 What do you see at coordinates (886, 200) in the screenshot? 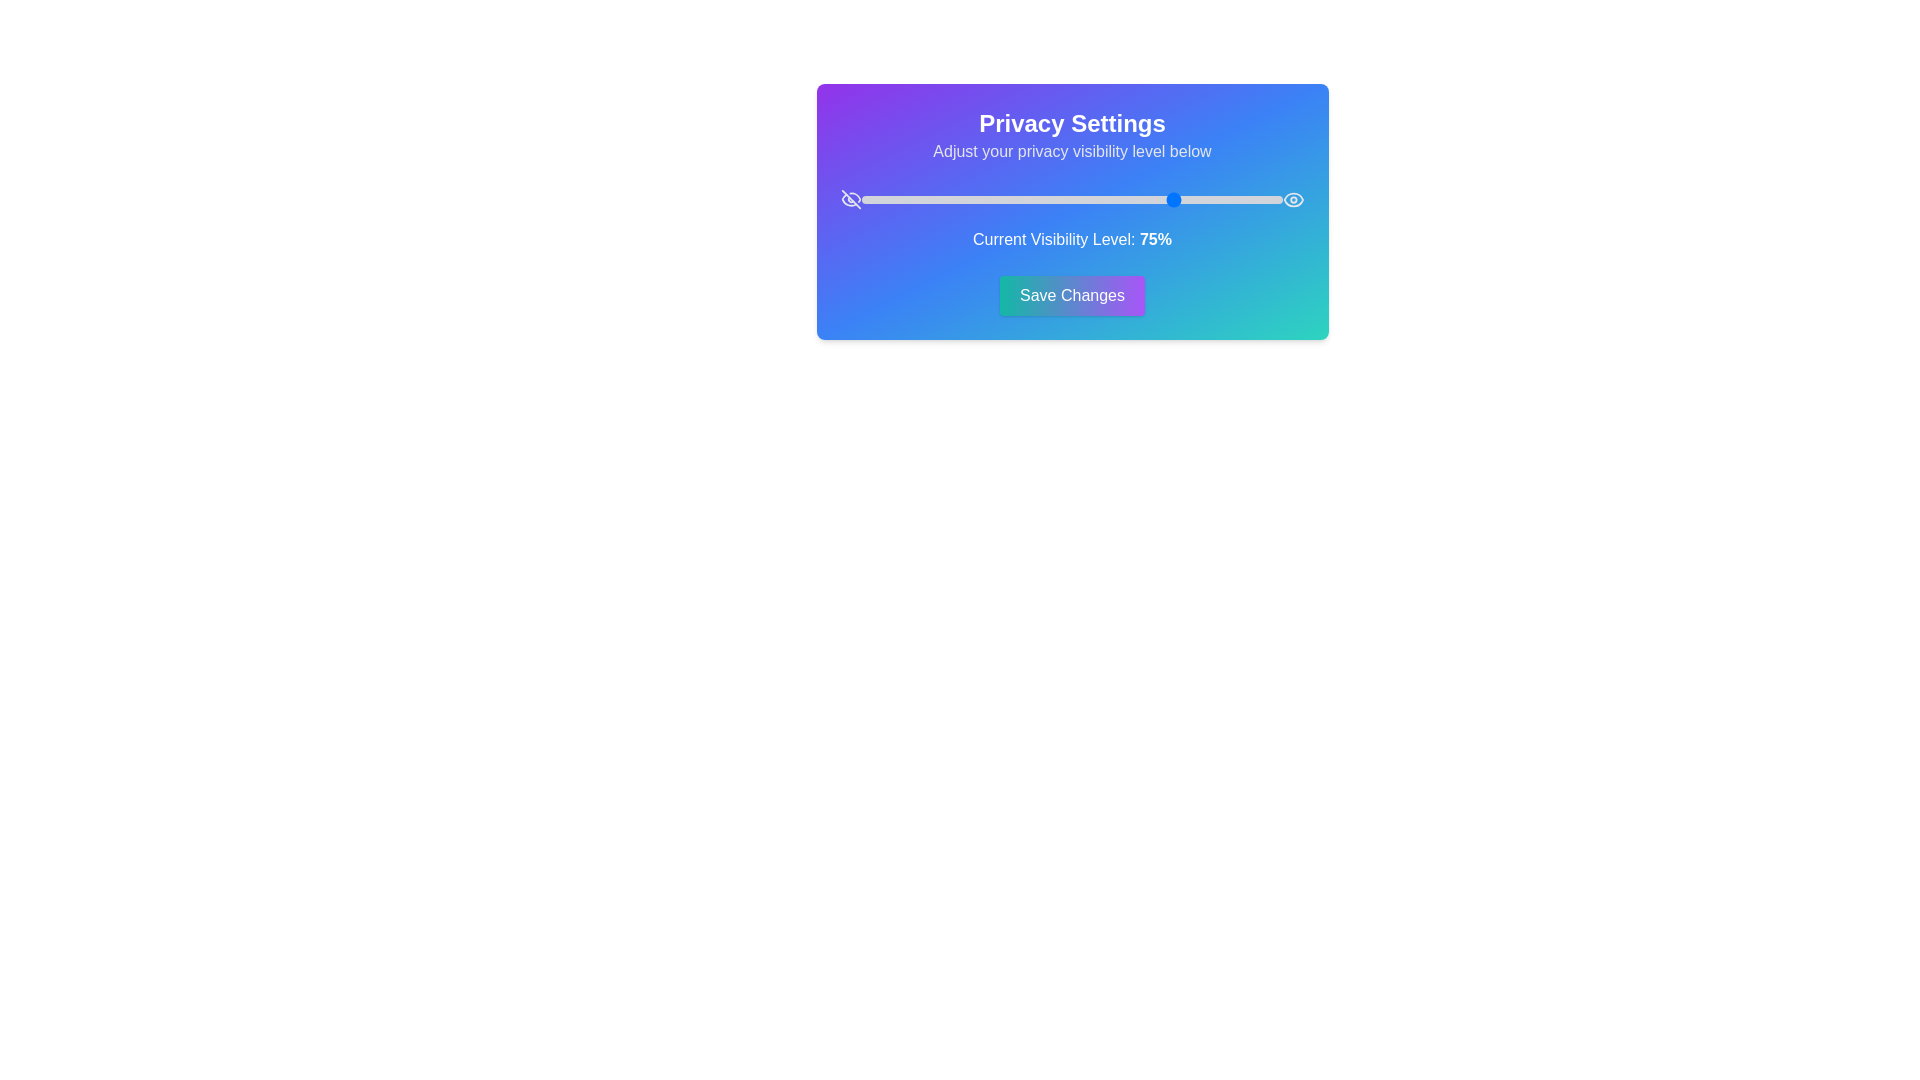
I see `the visibility level to 6% using the slider` at bounding box center [886, 200].